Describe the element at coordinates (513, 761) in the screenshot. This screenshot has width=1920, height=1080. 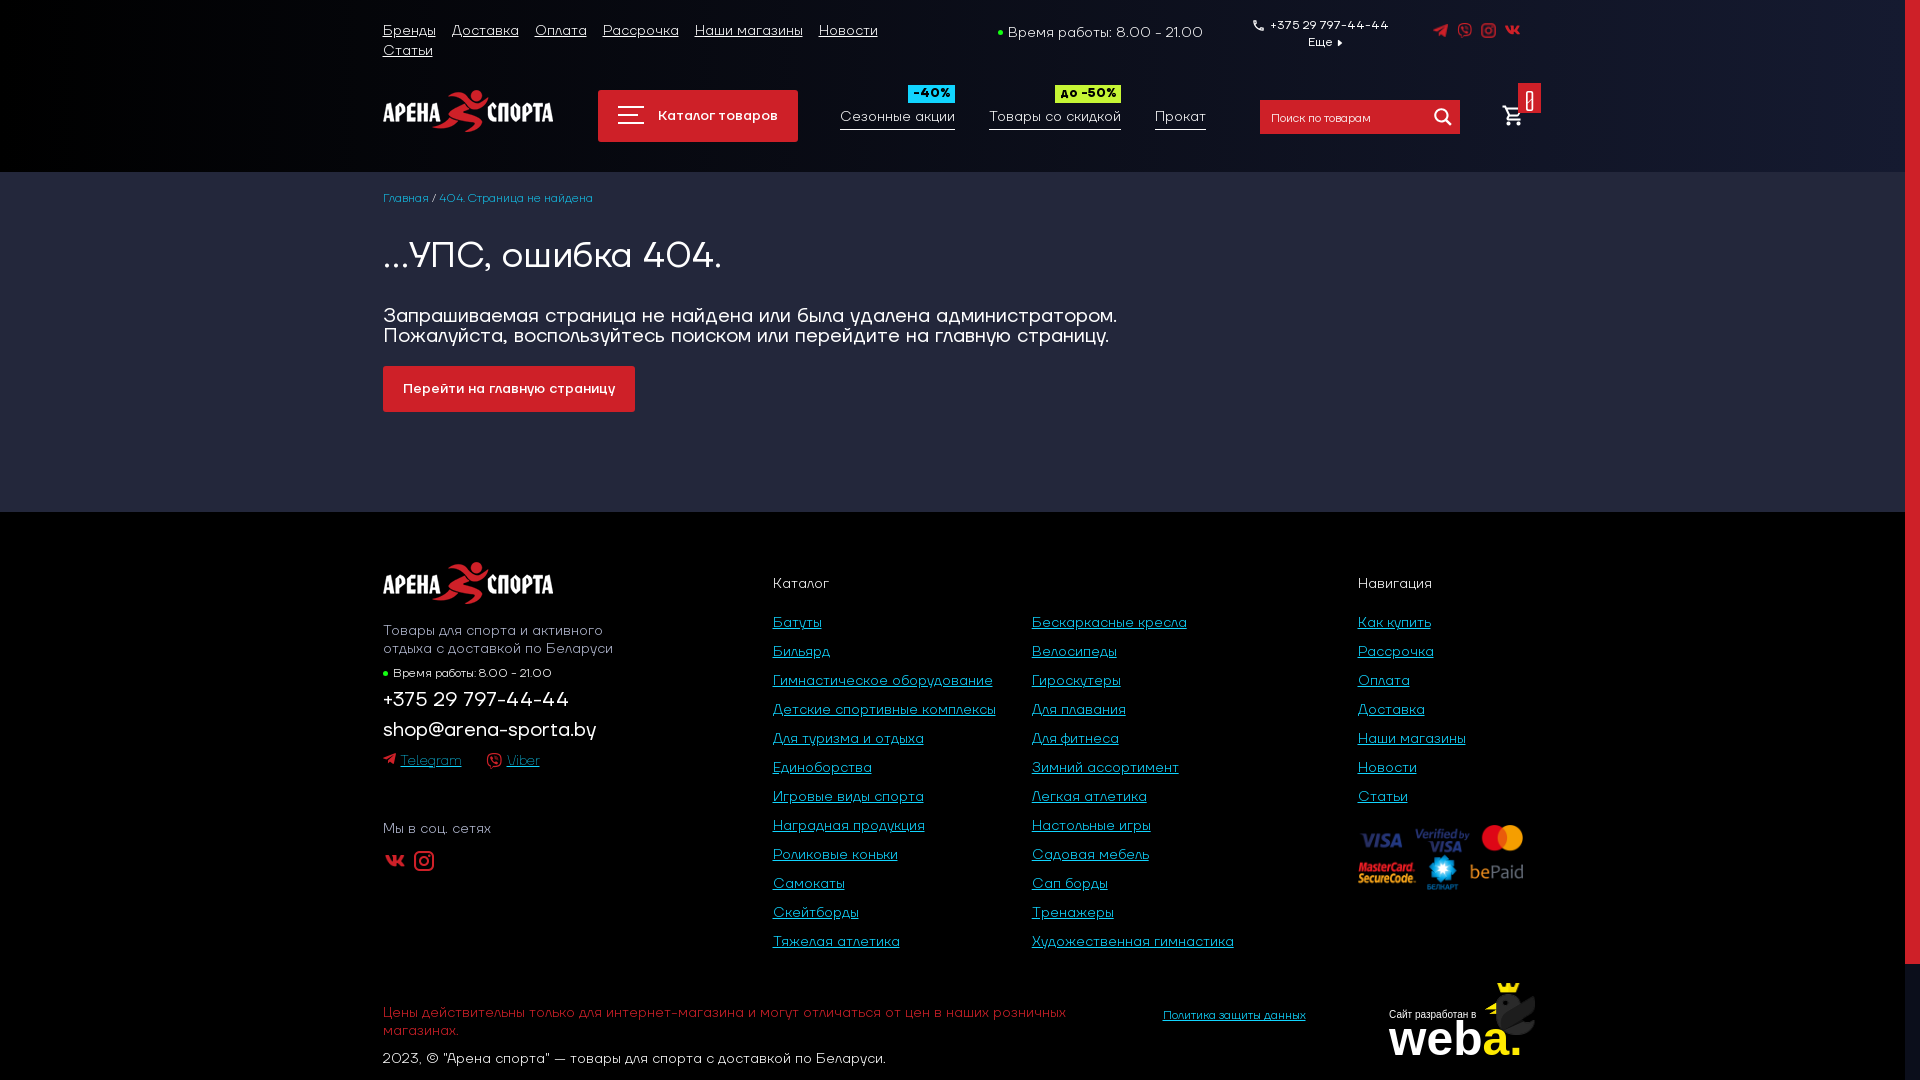
I see `'Viber'` at that location.